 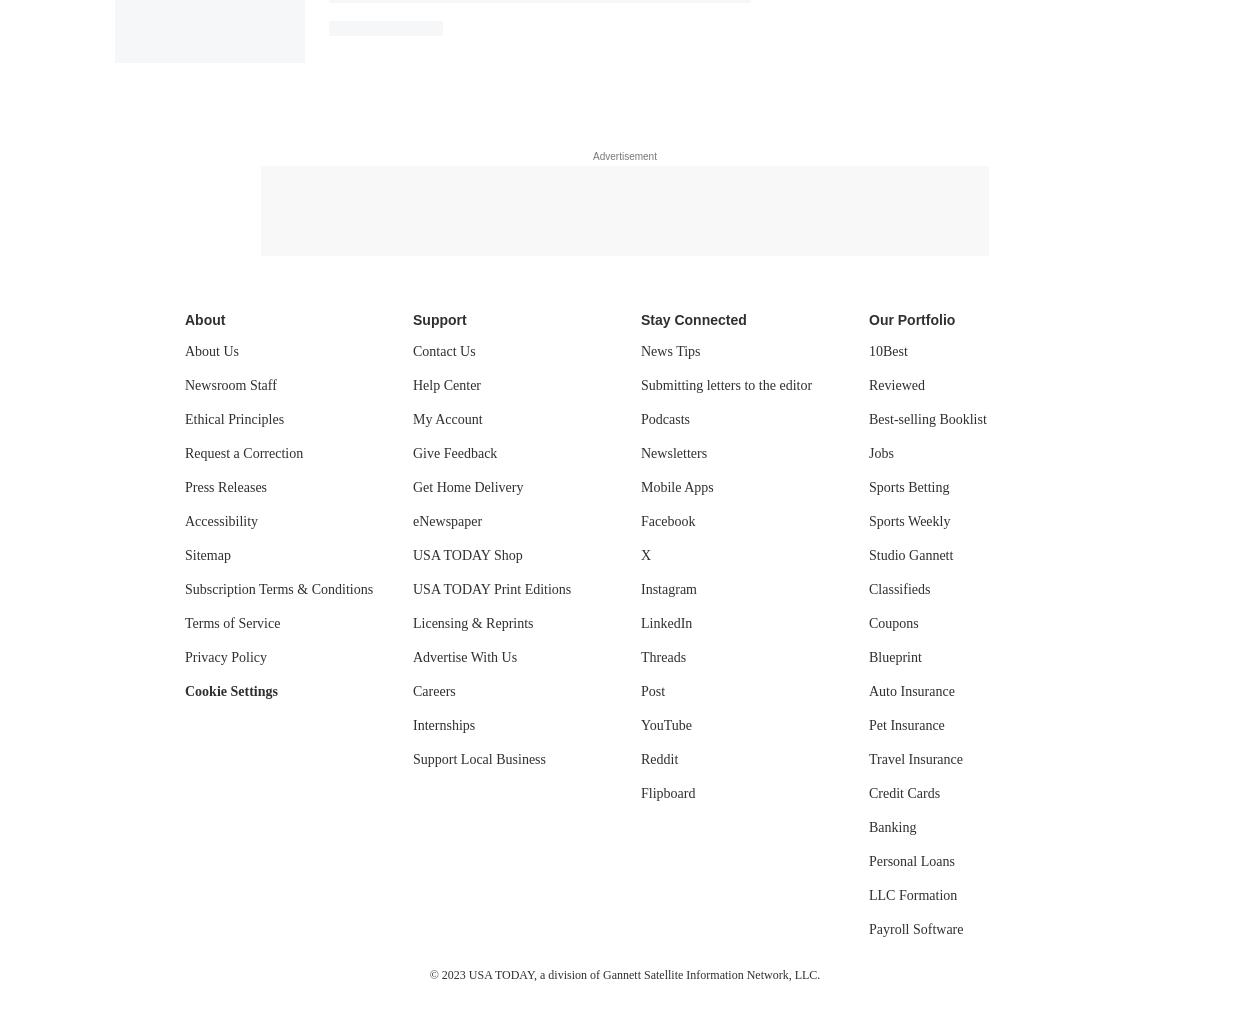 What do you see at coordinates (911, 689) in the screenshot?
I see `'Auto Insurance'` at bounding box center [911, 689].